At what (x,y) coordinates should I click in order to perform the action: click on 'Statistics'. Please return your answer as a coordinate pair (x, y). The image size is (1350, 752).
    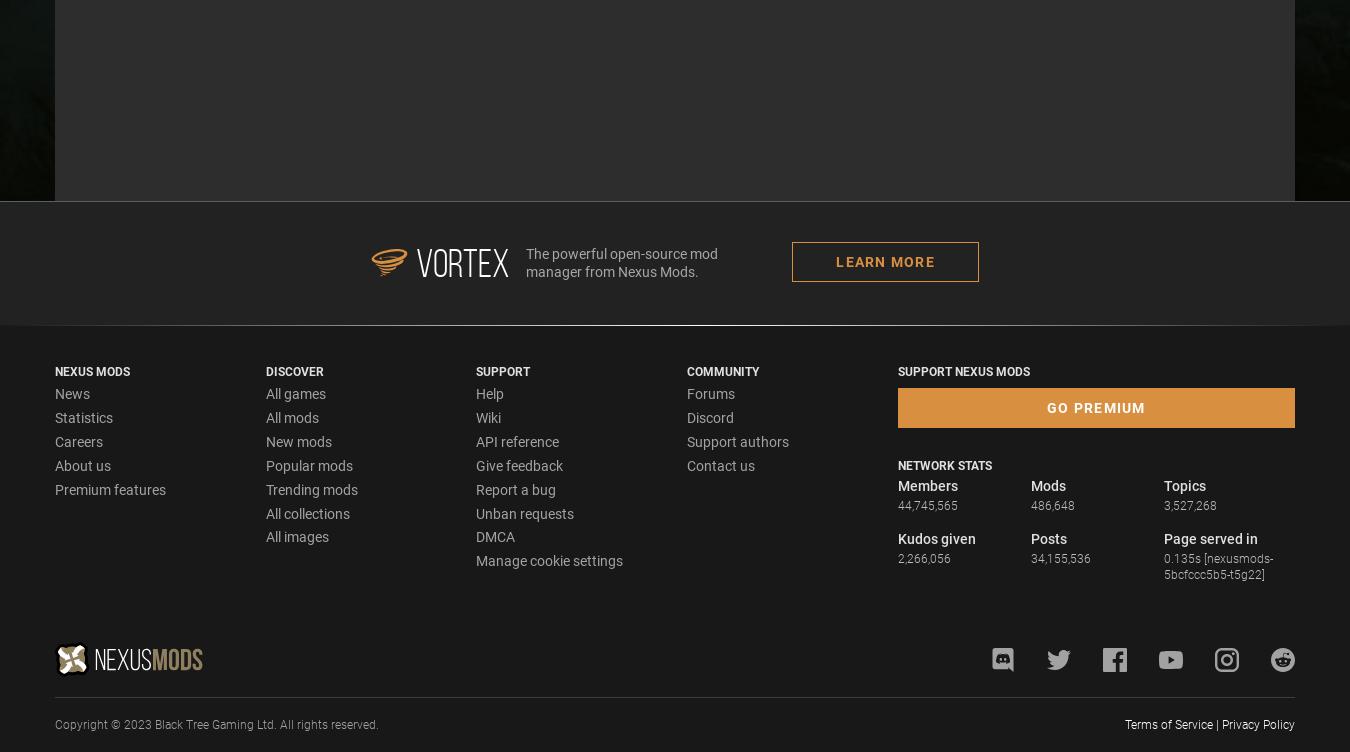
    Looking at the image, I should click on (82, 416).